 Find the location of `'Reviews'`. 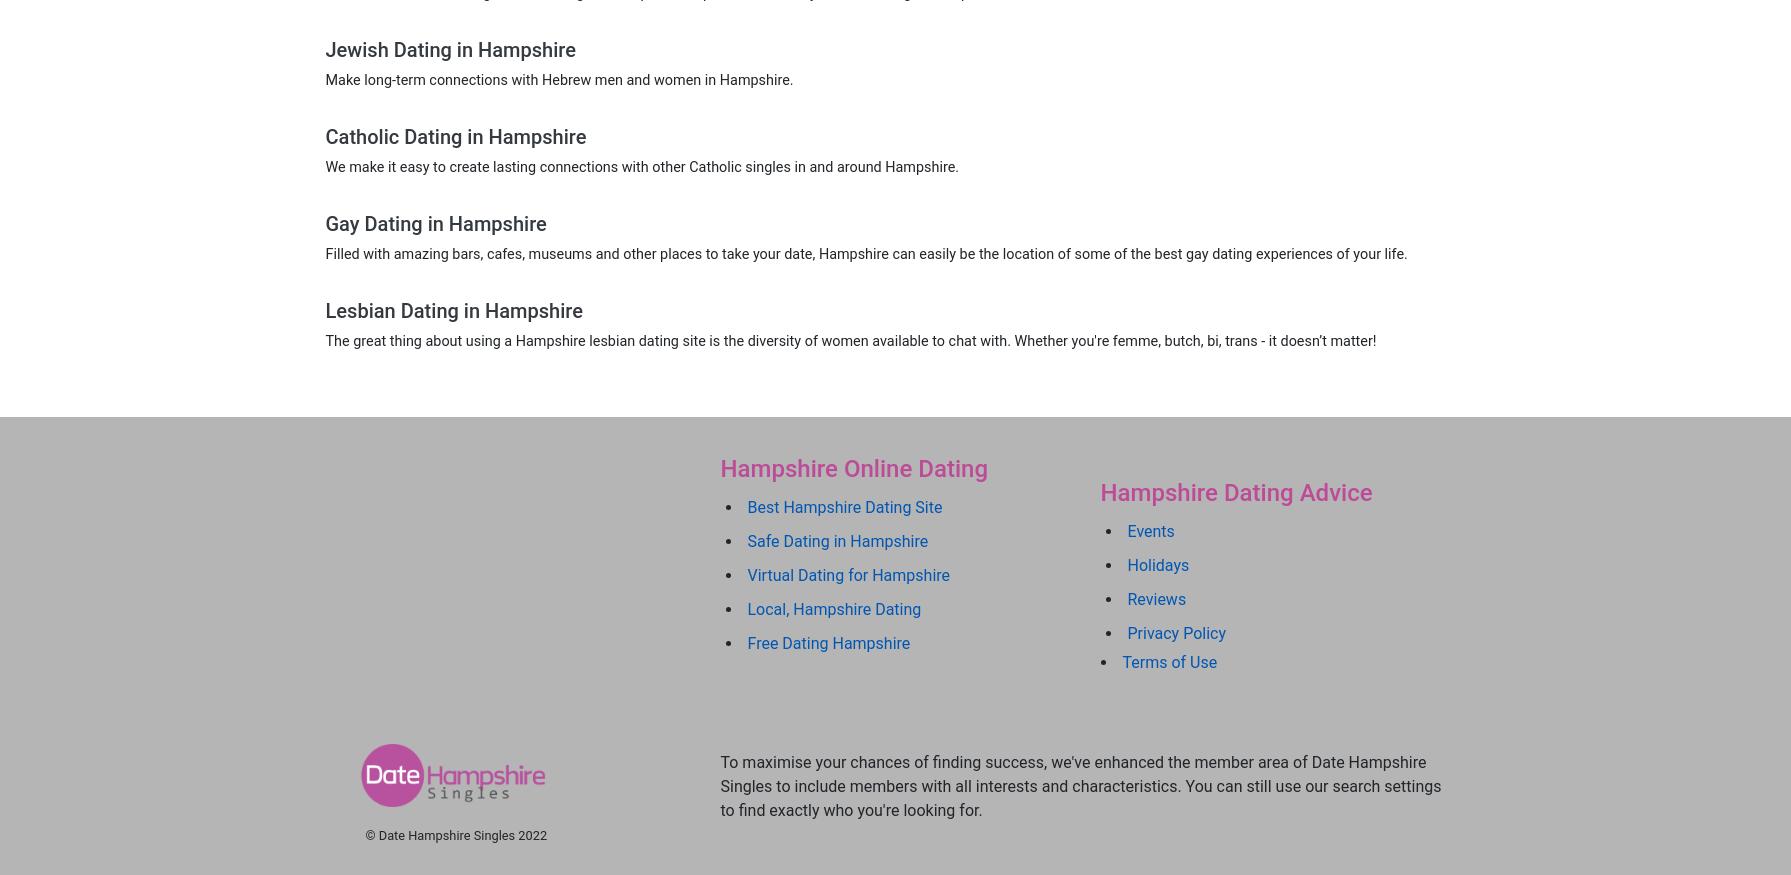

'Reviews' is located at coordinates (1155, 599).